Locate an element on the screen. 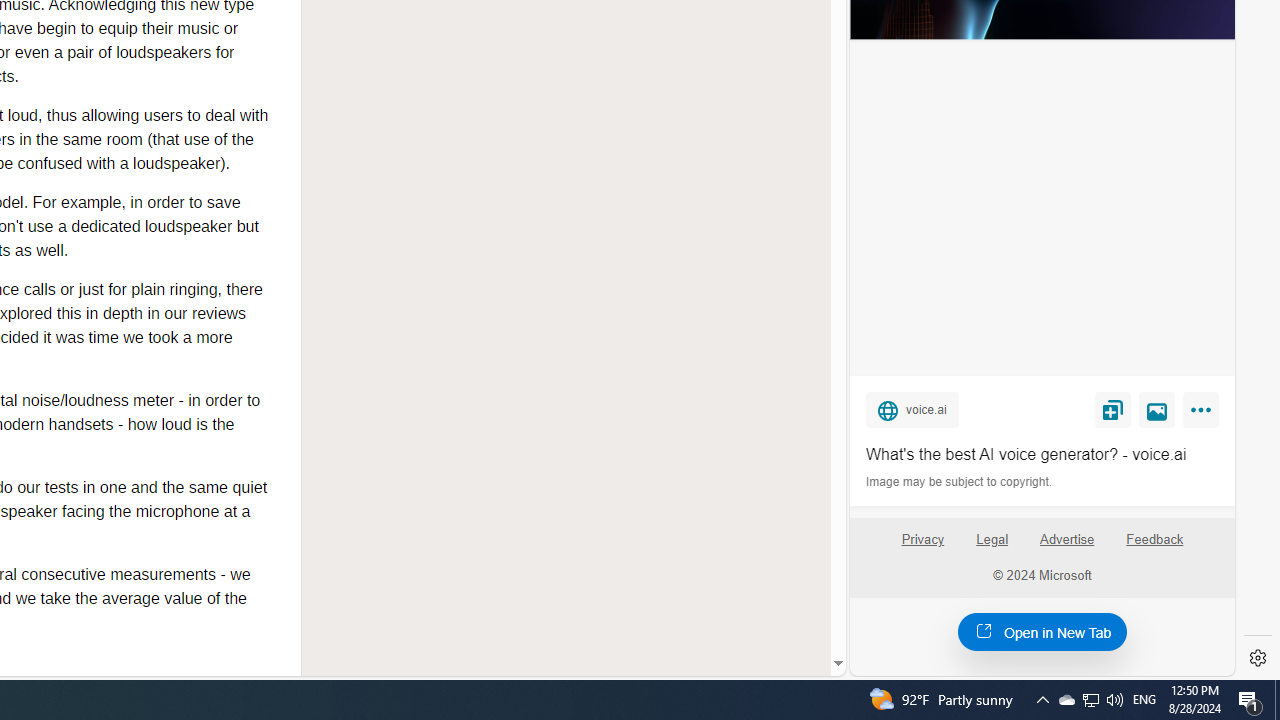 This screenshot has height=720, width=1280. 'Save' is located at coordinates (1111, 408).